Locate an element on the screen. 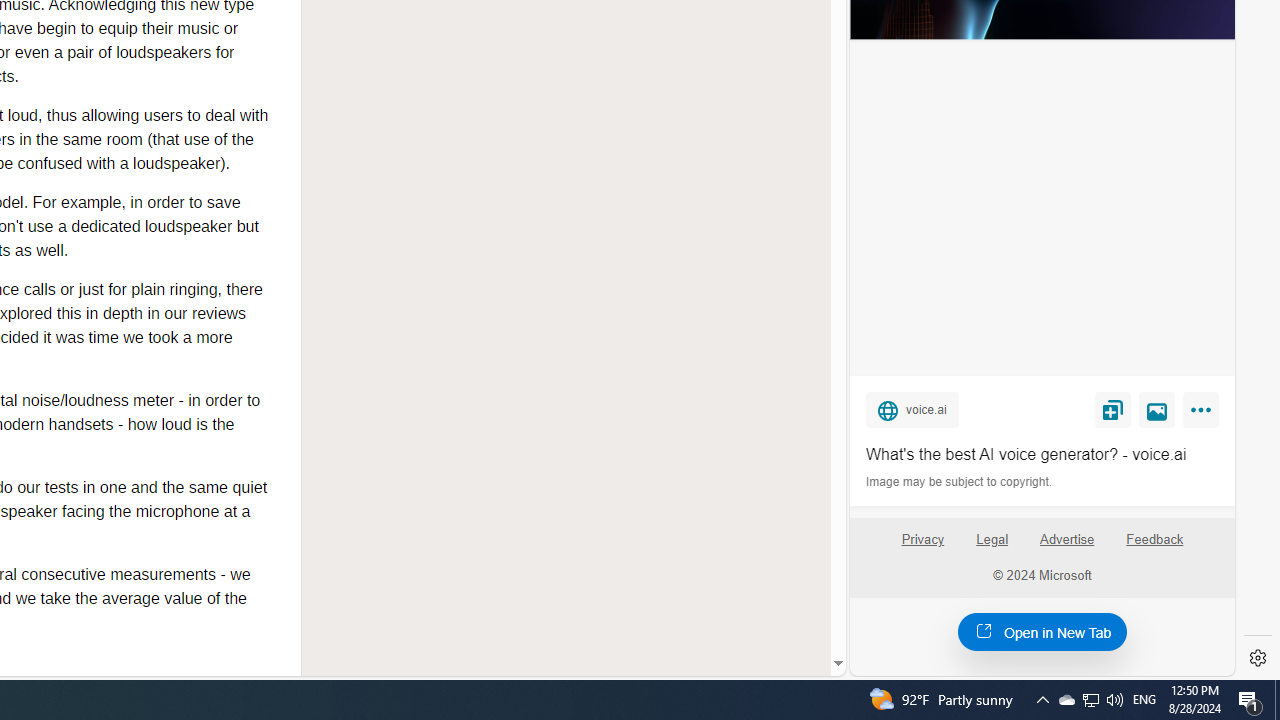 This screenshot has height=720, width=1280. 'Save' is located at coordinates (1111, 408).